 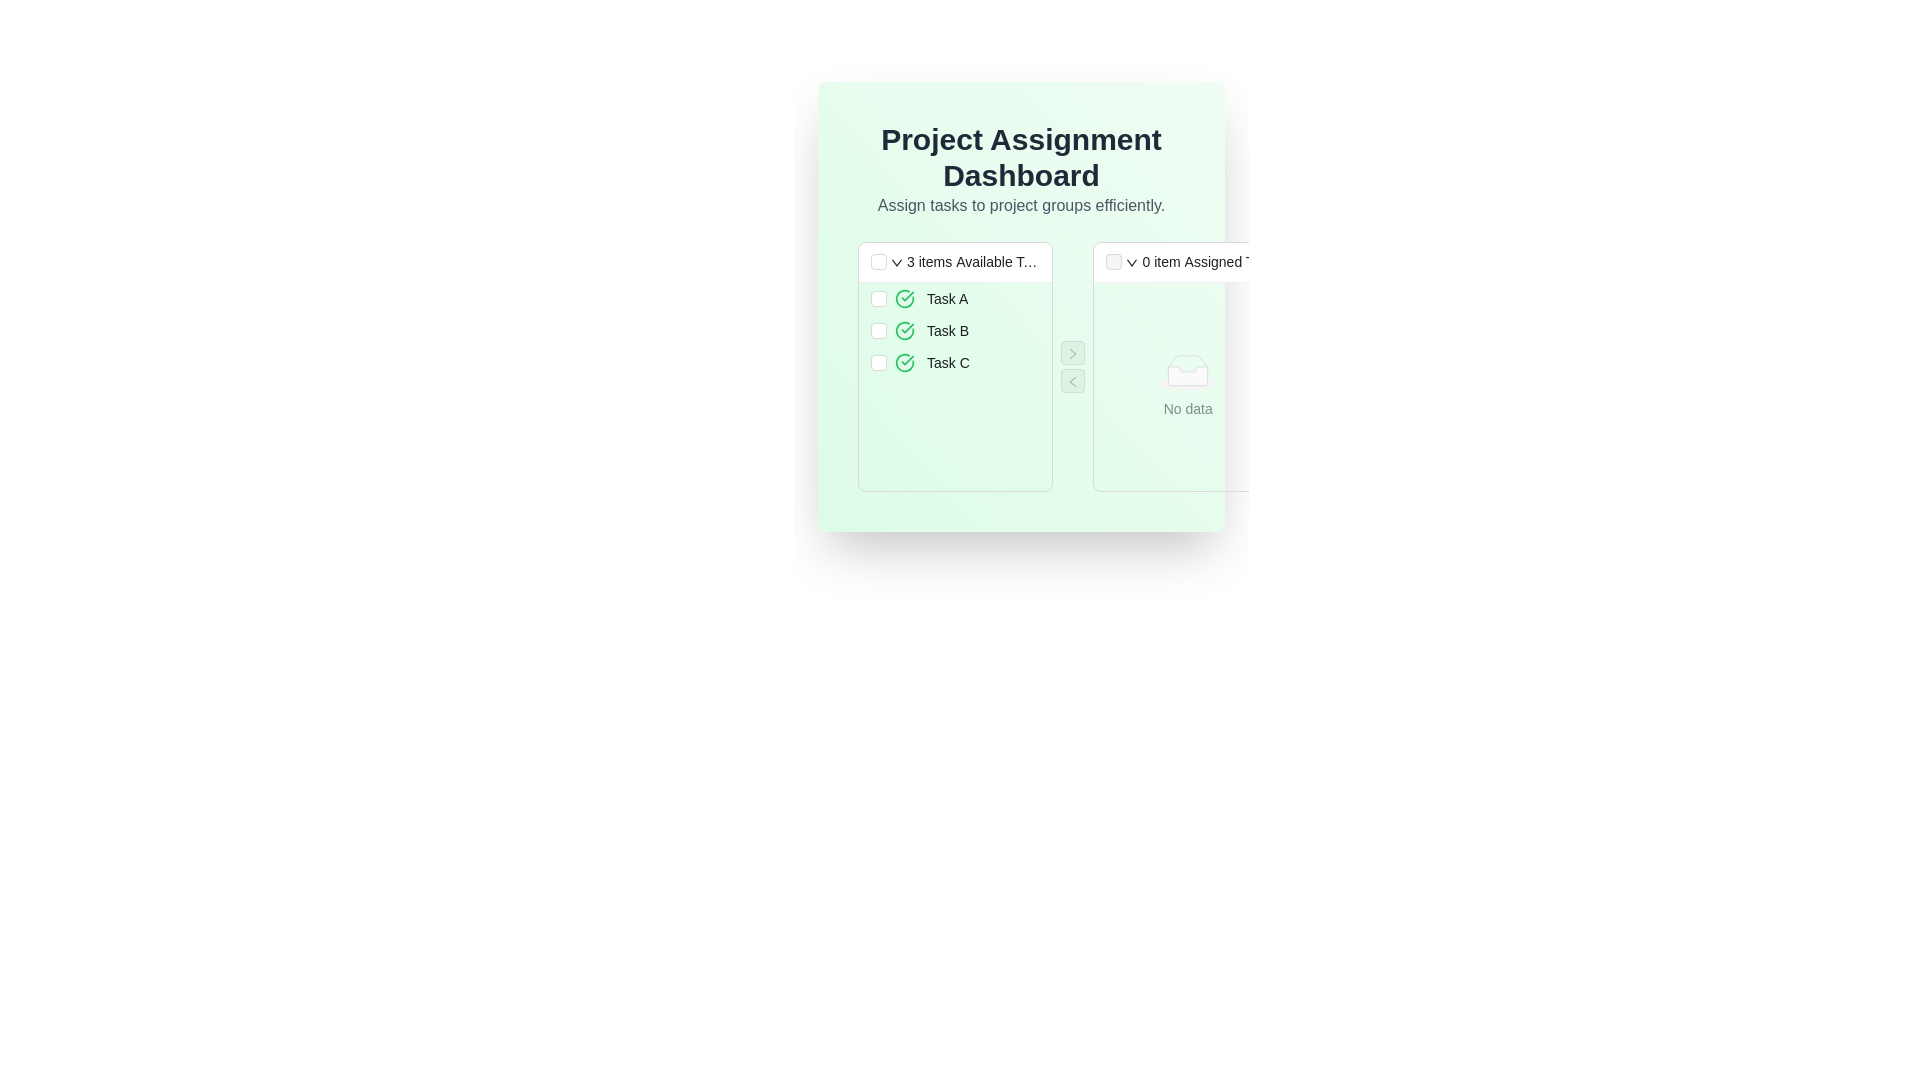 I want to click on the label displaying 'Task B', so click(x=947, y=330).